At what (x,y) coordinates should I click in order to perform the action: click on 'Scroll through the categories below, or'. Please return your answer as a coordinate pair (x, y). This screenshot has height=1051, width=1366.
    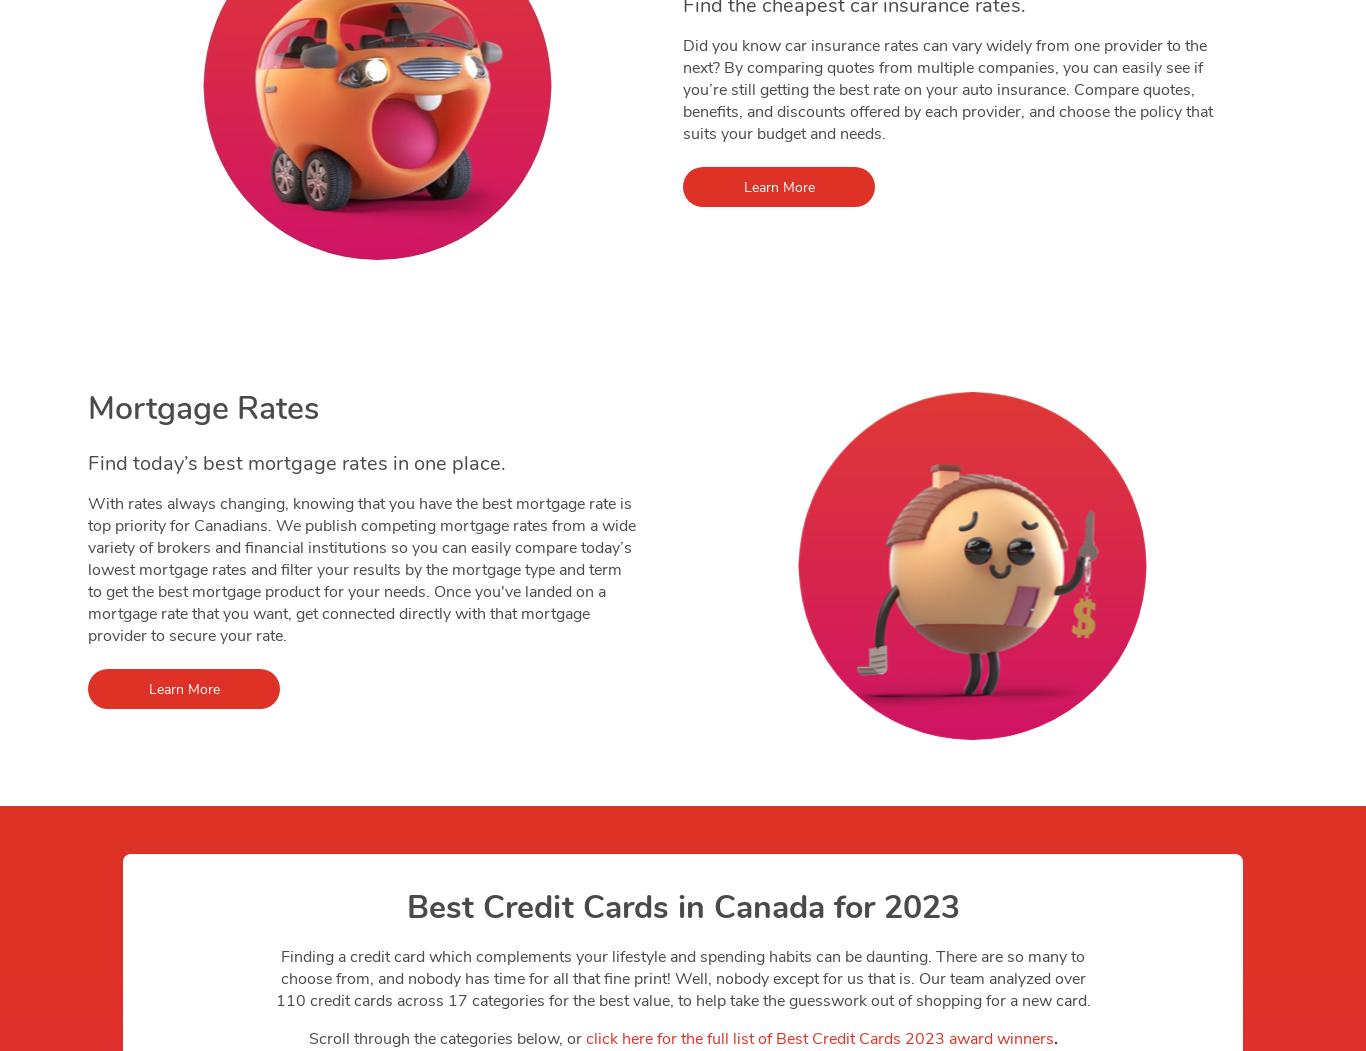
    Looking at the image, I should click on (308, 1038).